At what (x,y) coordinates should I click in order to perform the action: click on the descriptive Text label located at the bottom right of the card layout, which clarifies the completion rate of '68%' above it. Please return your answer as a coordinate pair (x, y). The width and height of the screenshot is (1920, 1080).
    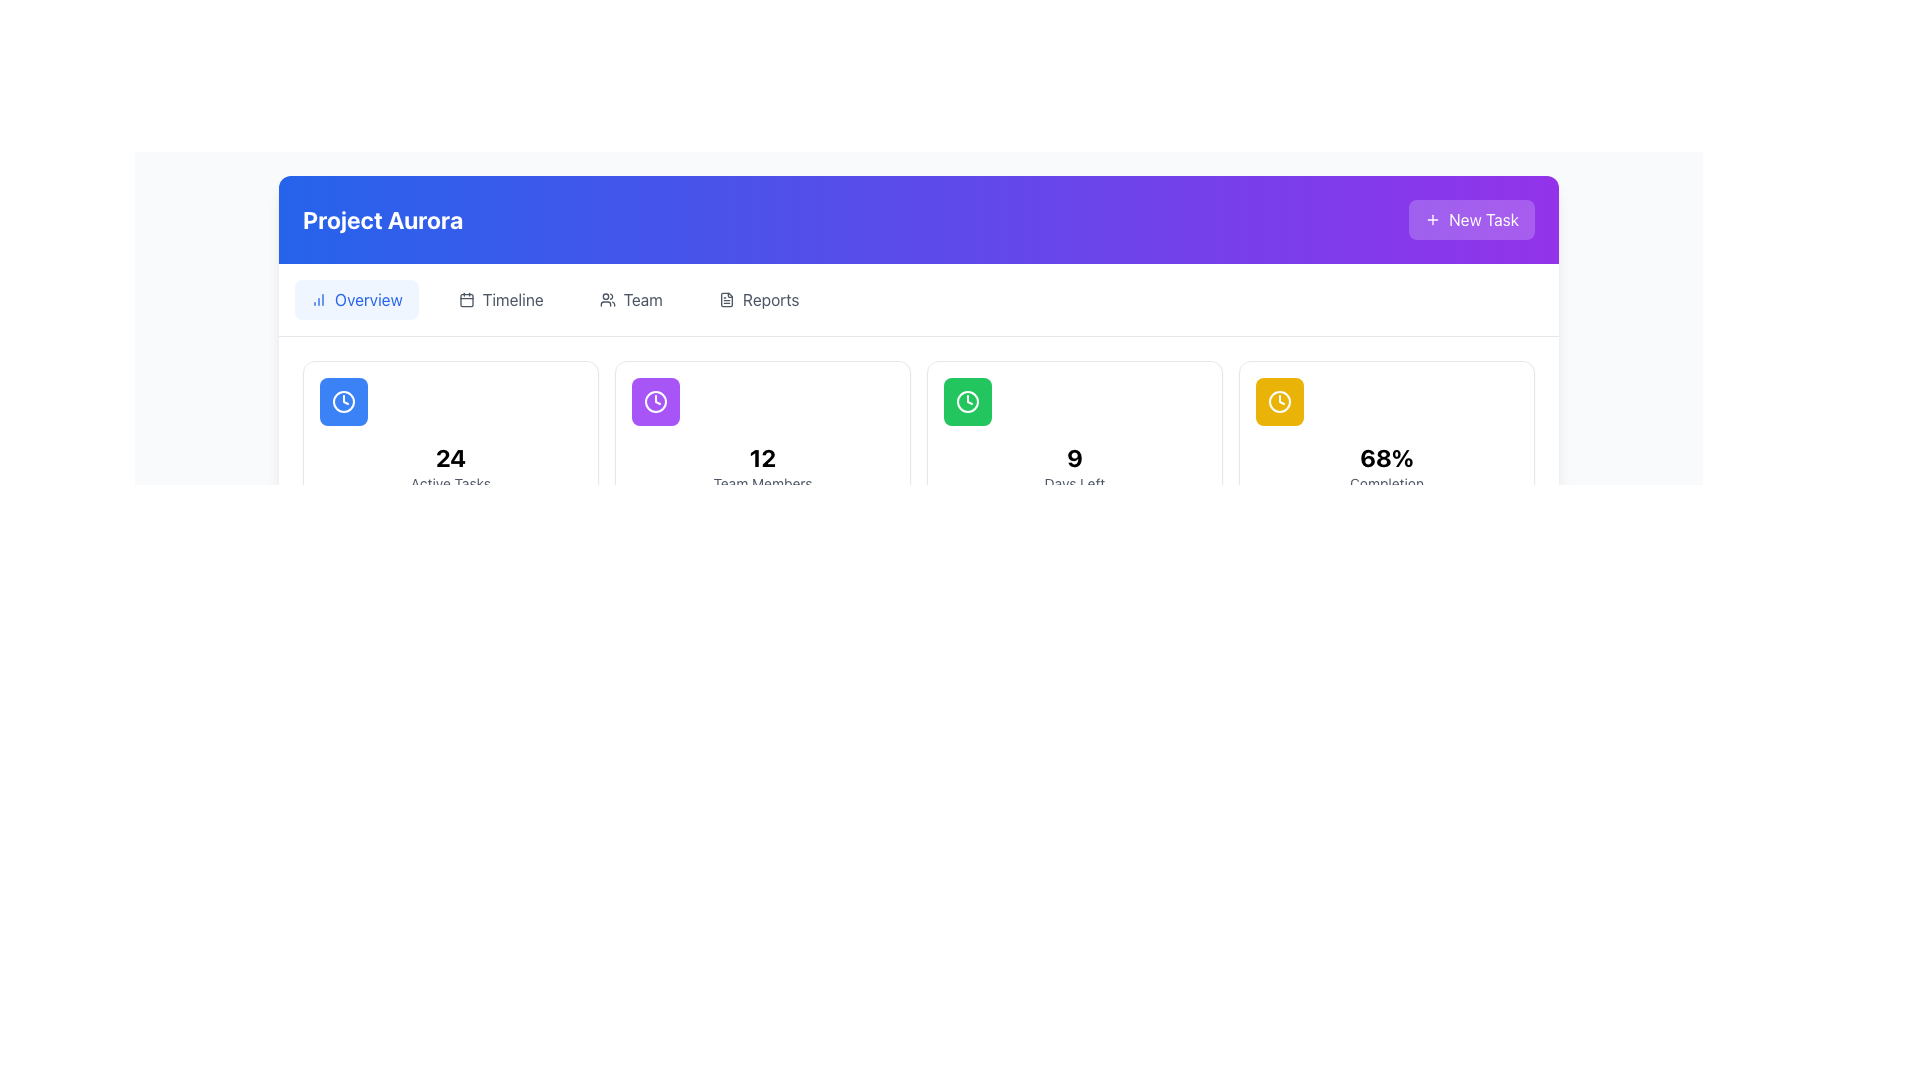
    Looking at the image, I should click on (1386, 483).